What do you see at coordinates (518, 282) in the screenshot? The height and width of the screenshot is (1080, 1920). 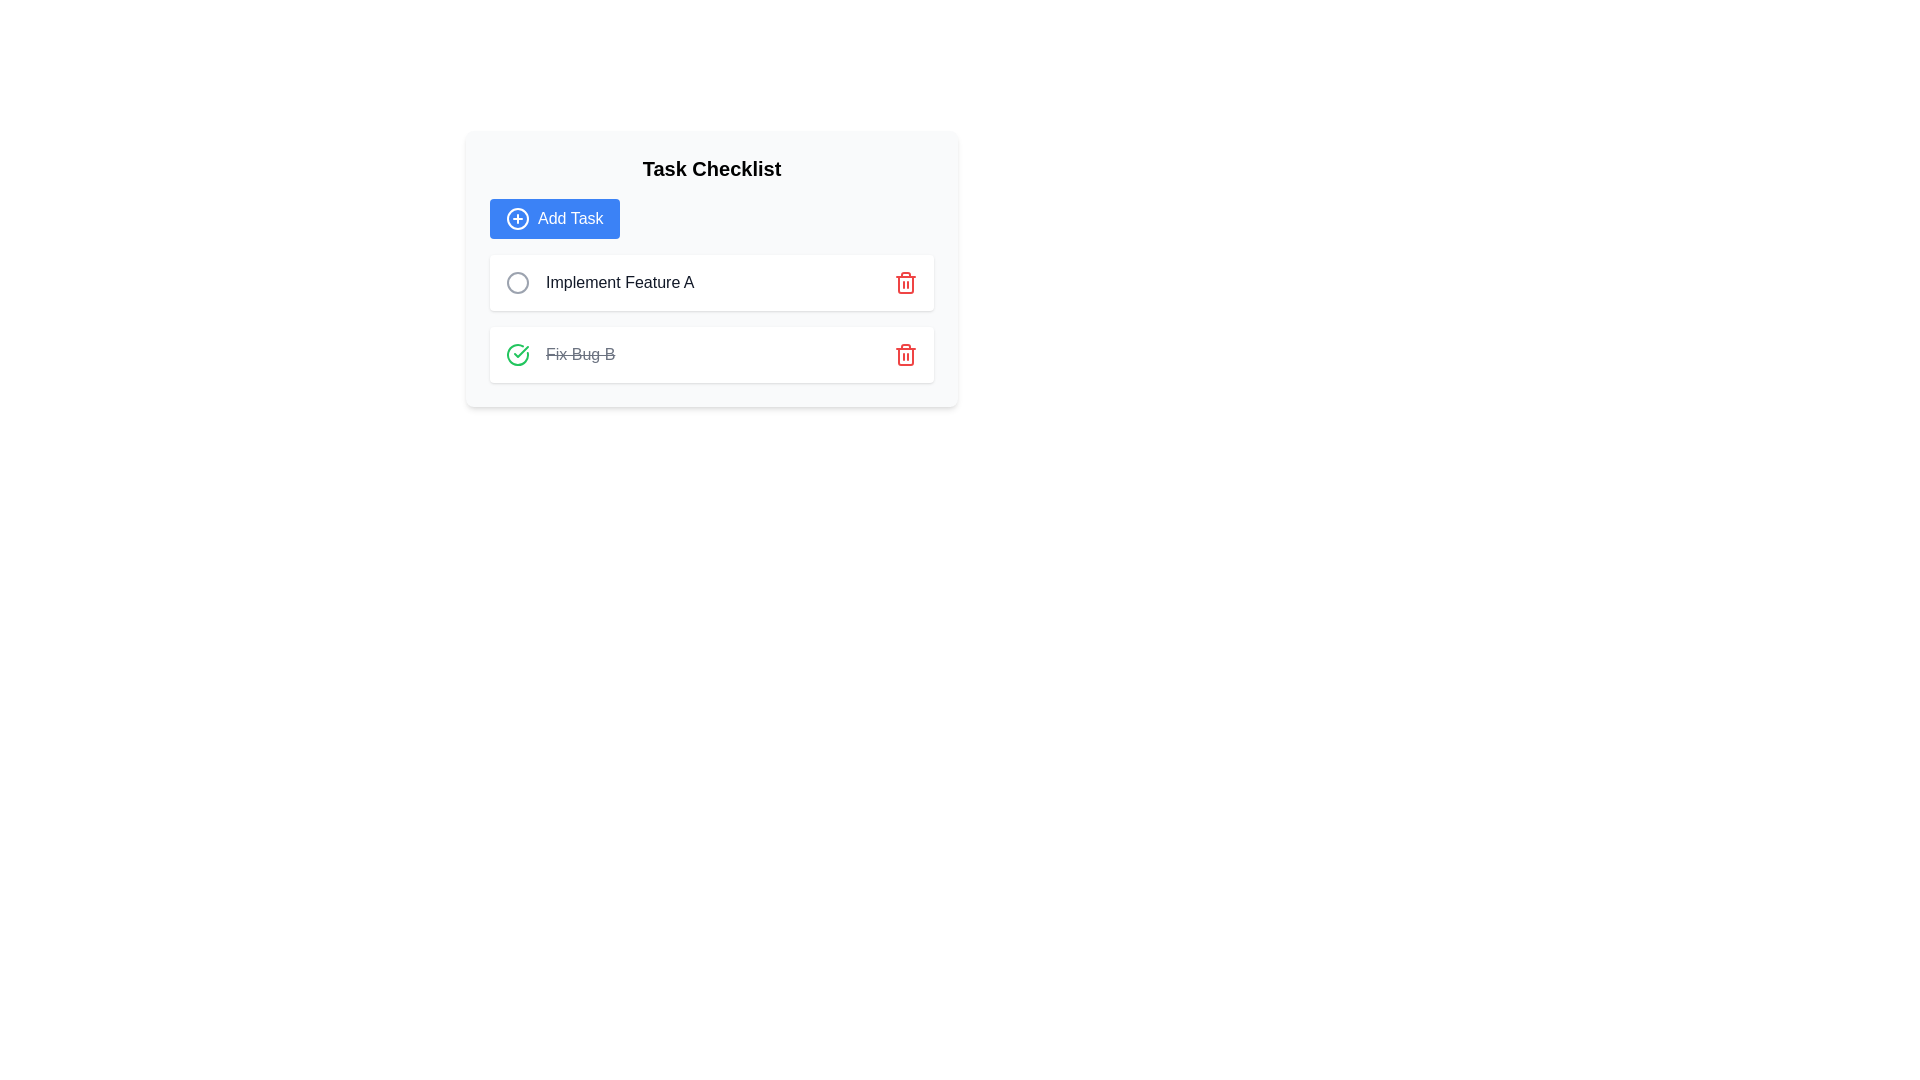 I see `the circular status icon for the task titled 'Implement Feature A', which is positioned slightly towards the center vertically within its associated row, located to the left of the task text` at bounding box center [518, 282].